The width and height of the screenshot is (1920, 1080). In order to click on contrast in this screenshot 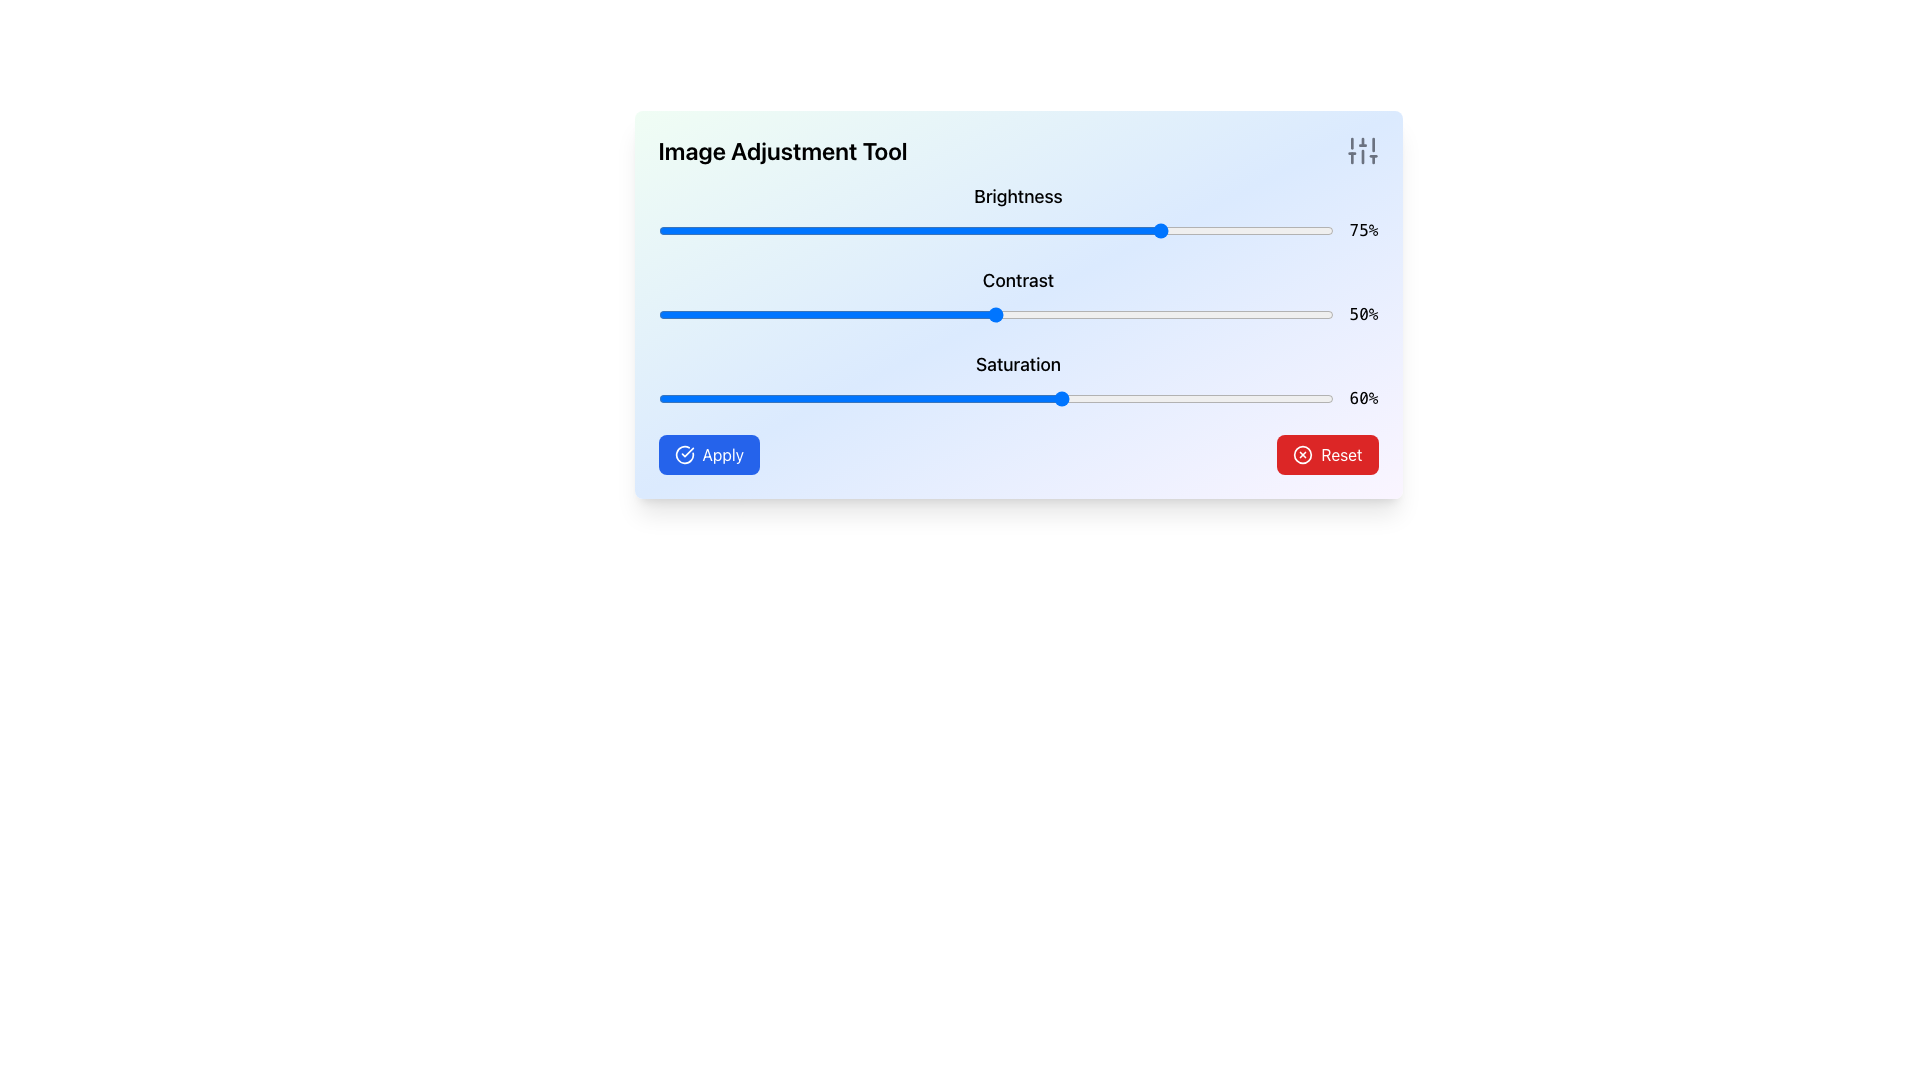, I will do `click(1271, 315)`.